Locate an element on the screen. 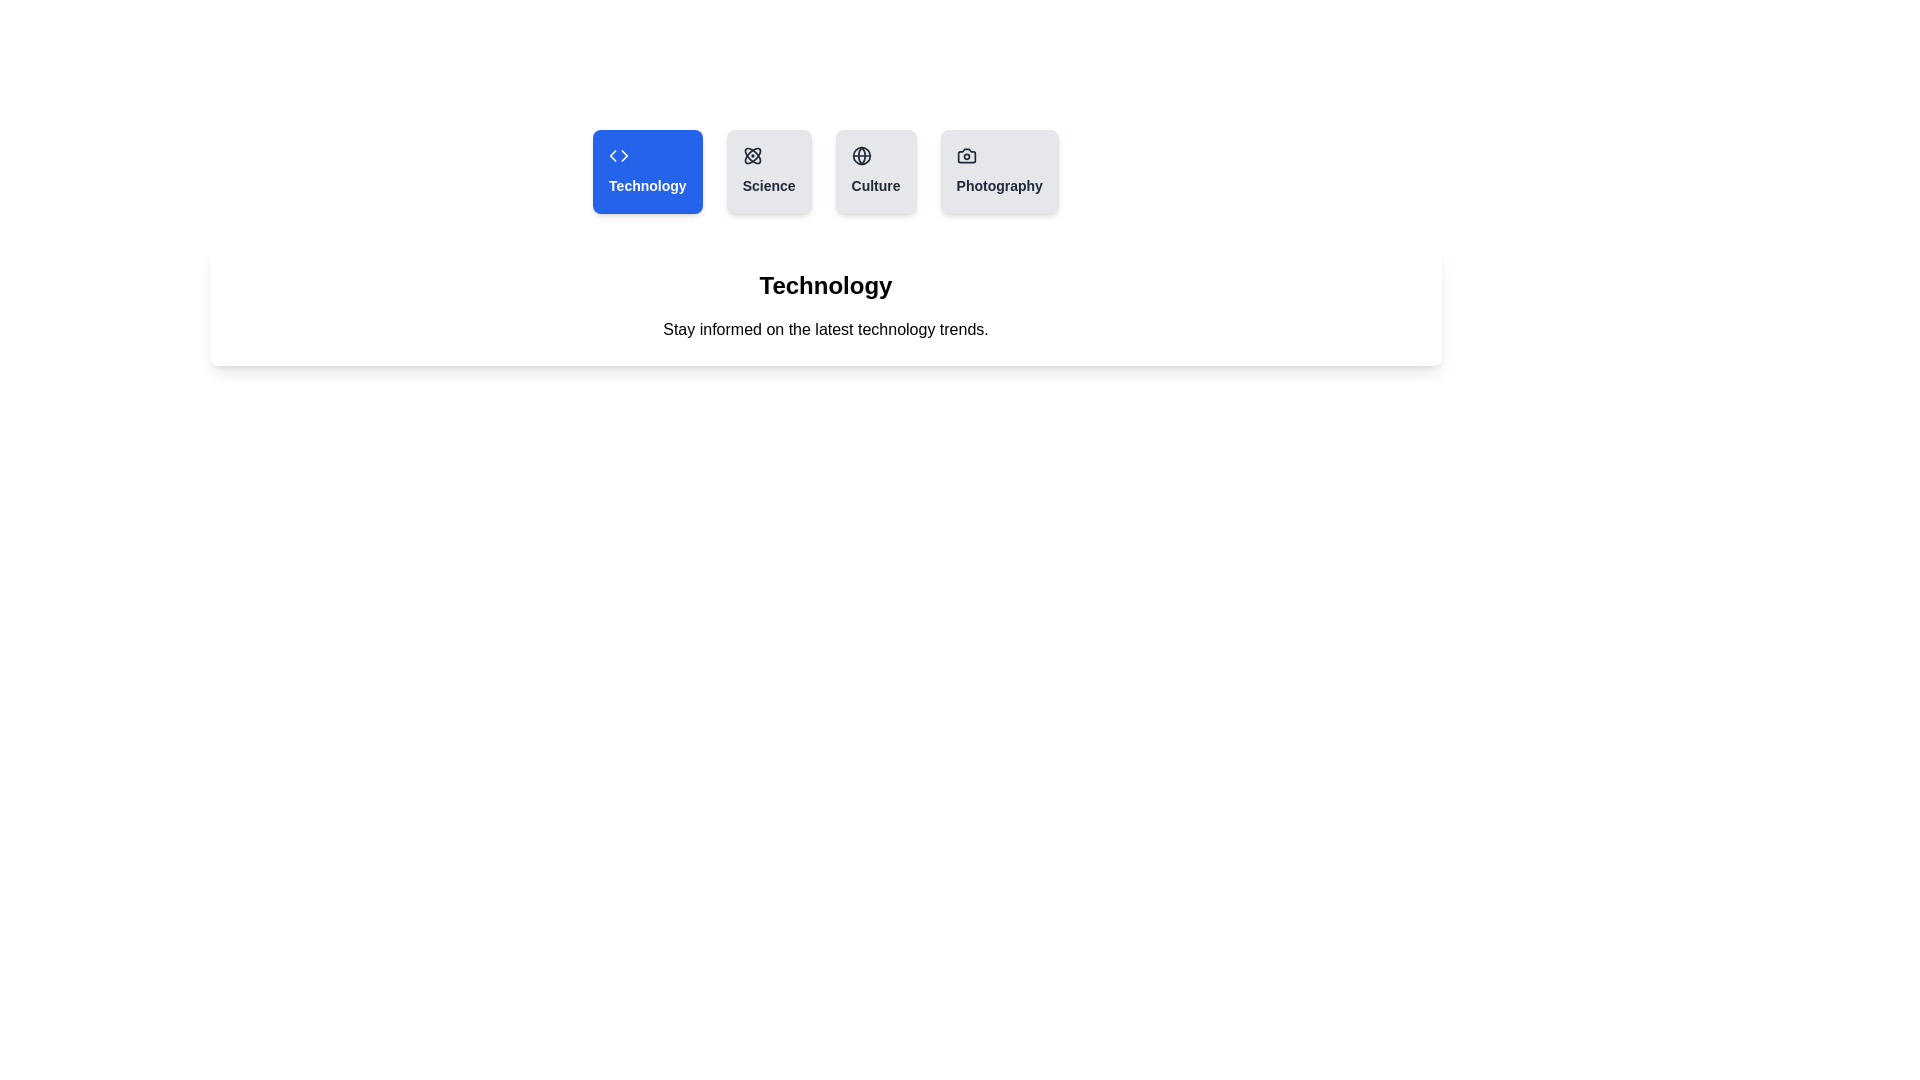 This screenshot has width=1920, height=1080. the tab labeled Photography to observe its hover effect is located at coordinates (999, 171).